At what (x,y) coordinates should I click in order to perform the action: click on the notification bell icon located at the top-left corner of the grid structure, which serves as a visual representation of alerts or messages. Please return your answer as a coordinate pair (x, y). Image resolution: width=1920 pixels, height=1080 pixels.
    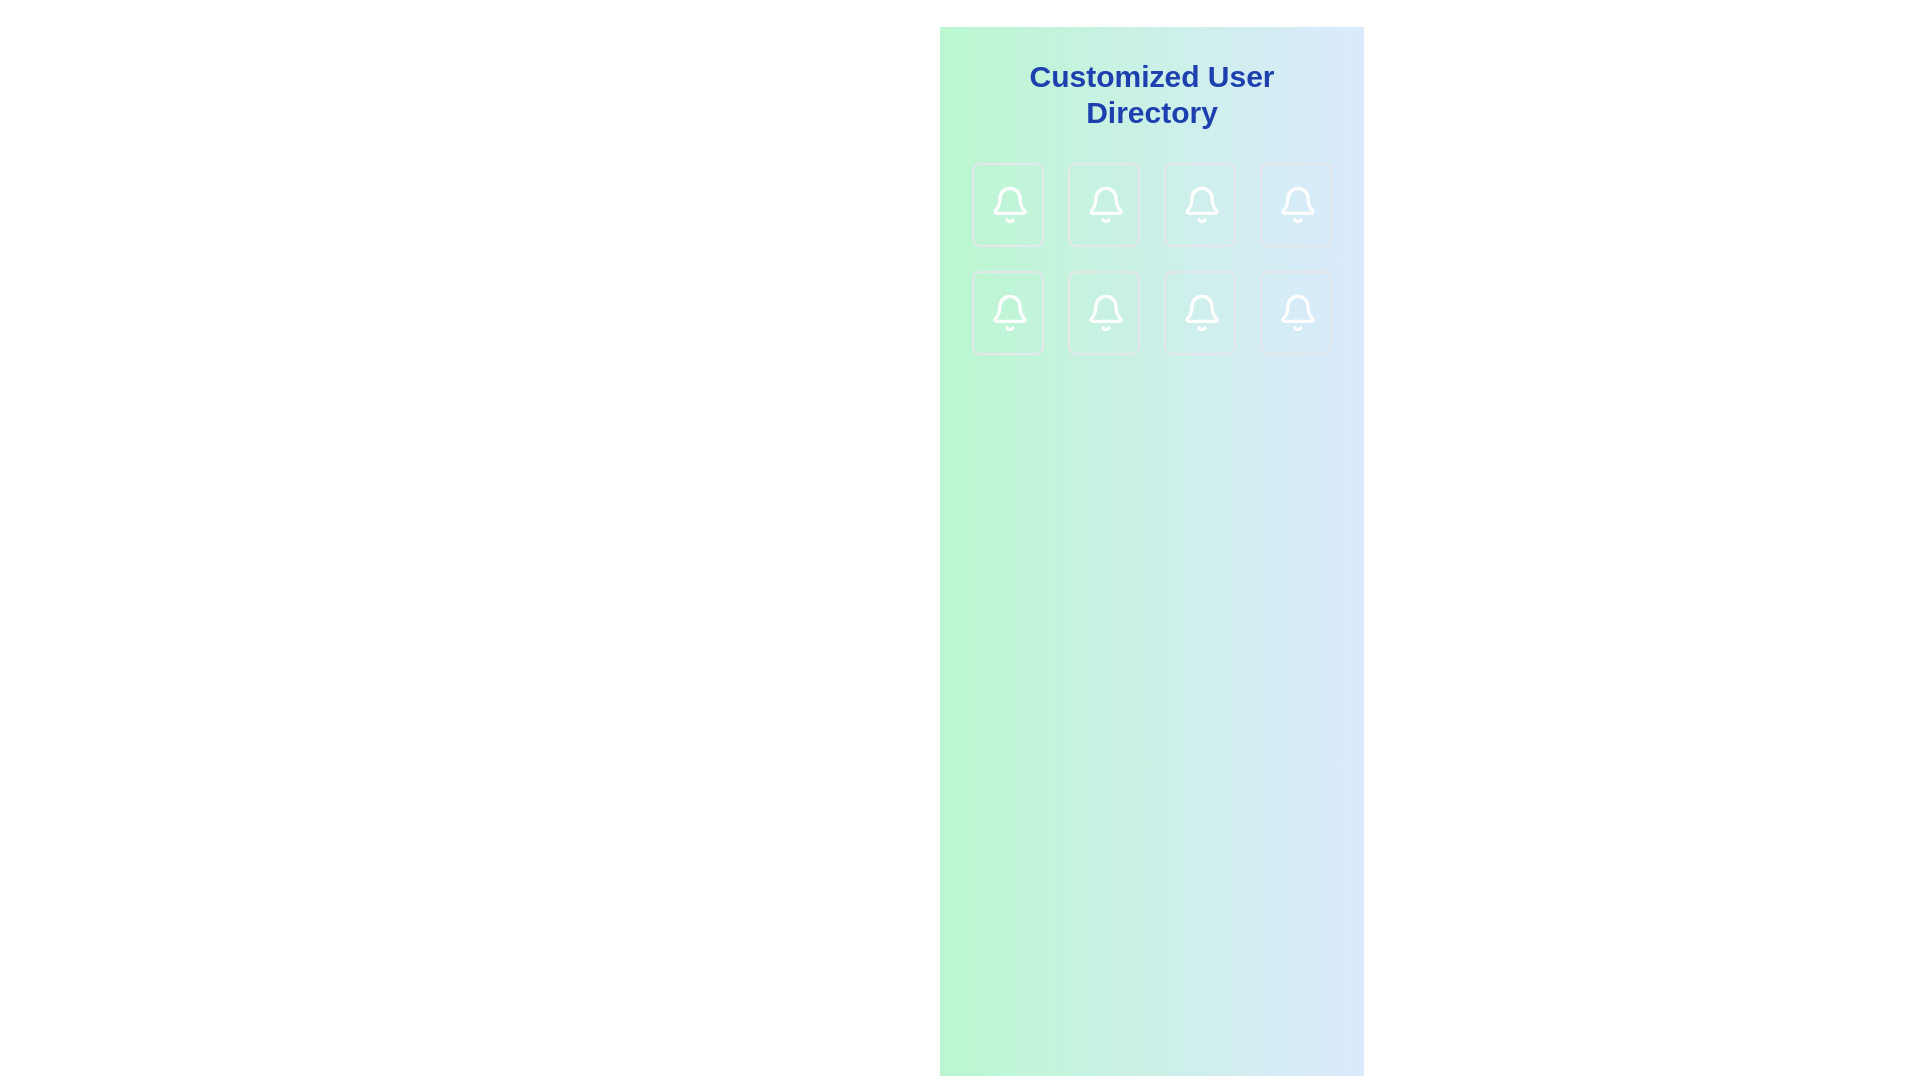
    Looking at the image, I should click on (1009, 204).